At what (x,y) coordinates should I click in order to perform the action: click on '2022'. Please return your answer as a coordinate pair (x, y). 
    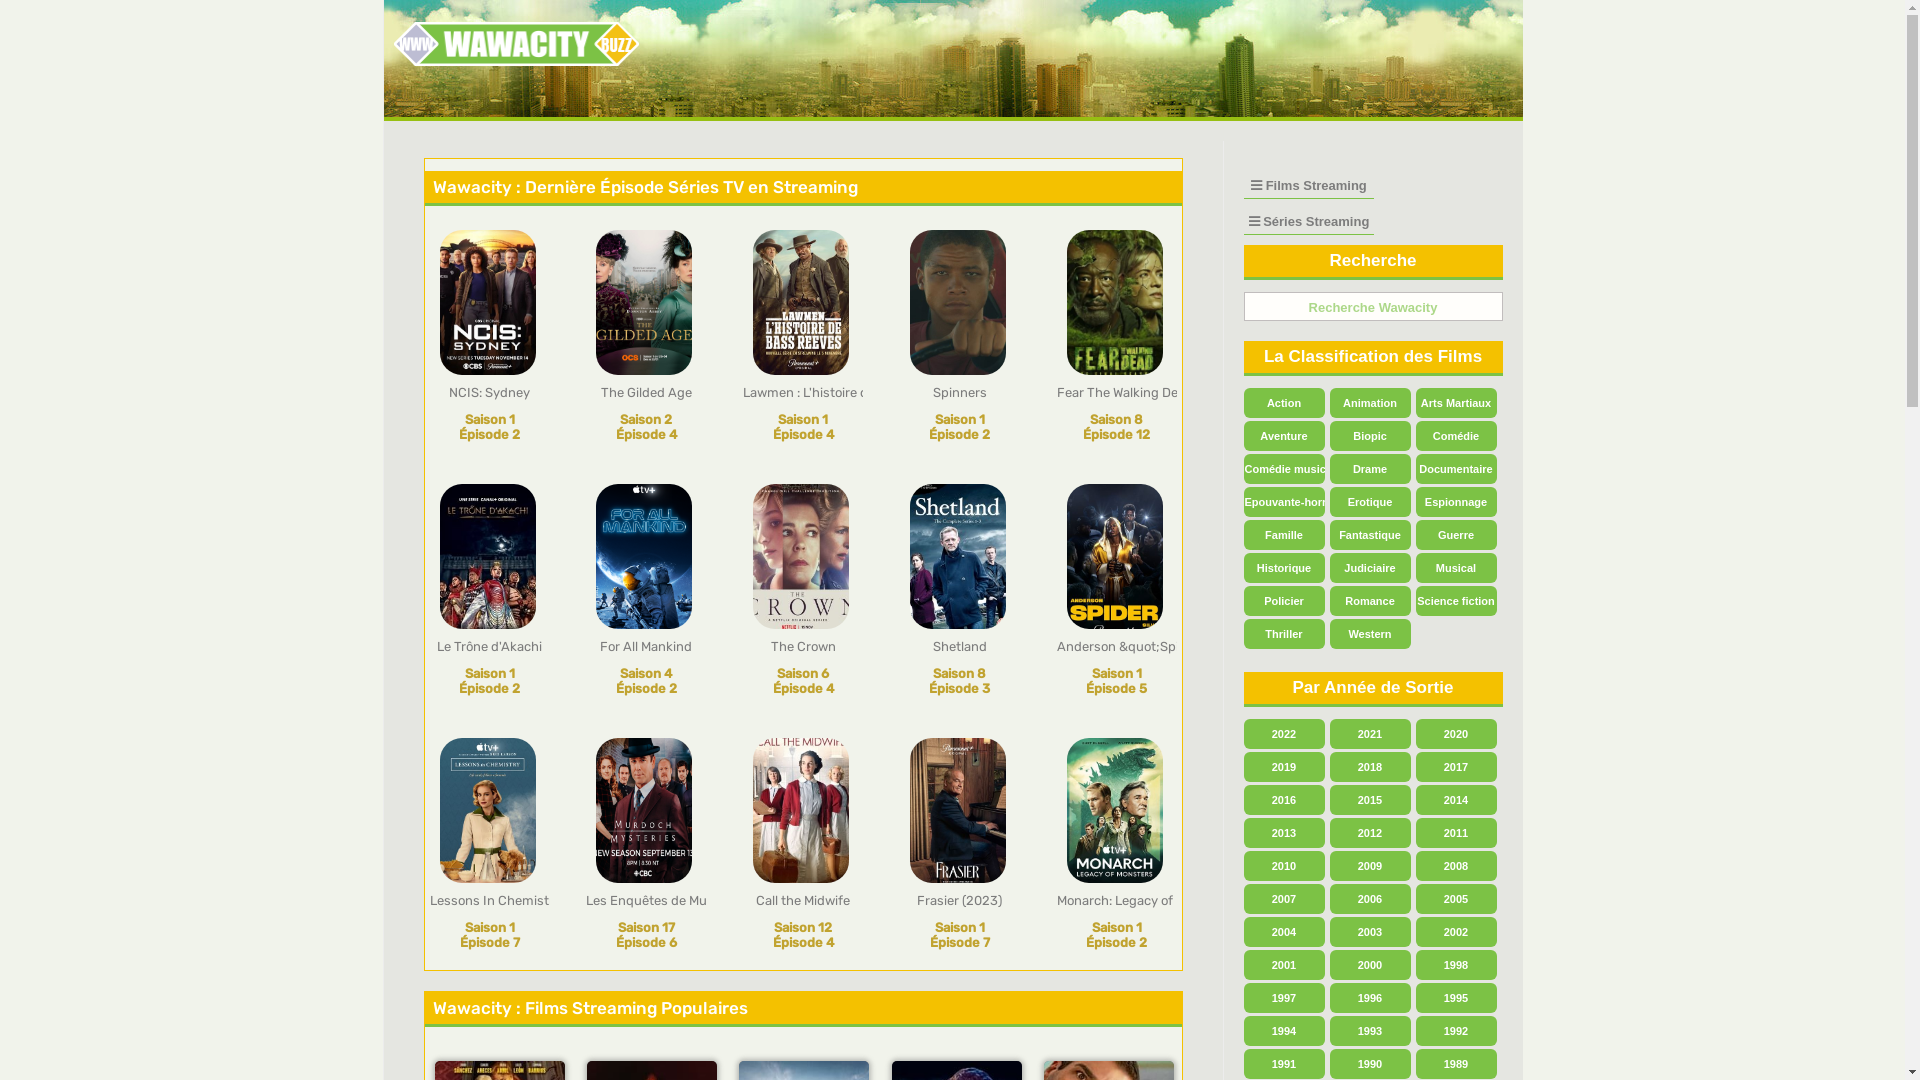
    Looking at the image, I should click on (1284, 733).